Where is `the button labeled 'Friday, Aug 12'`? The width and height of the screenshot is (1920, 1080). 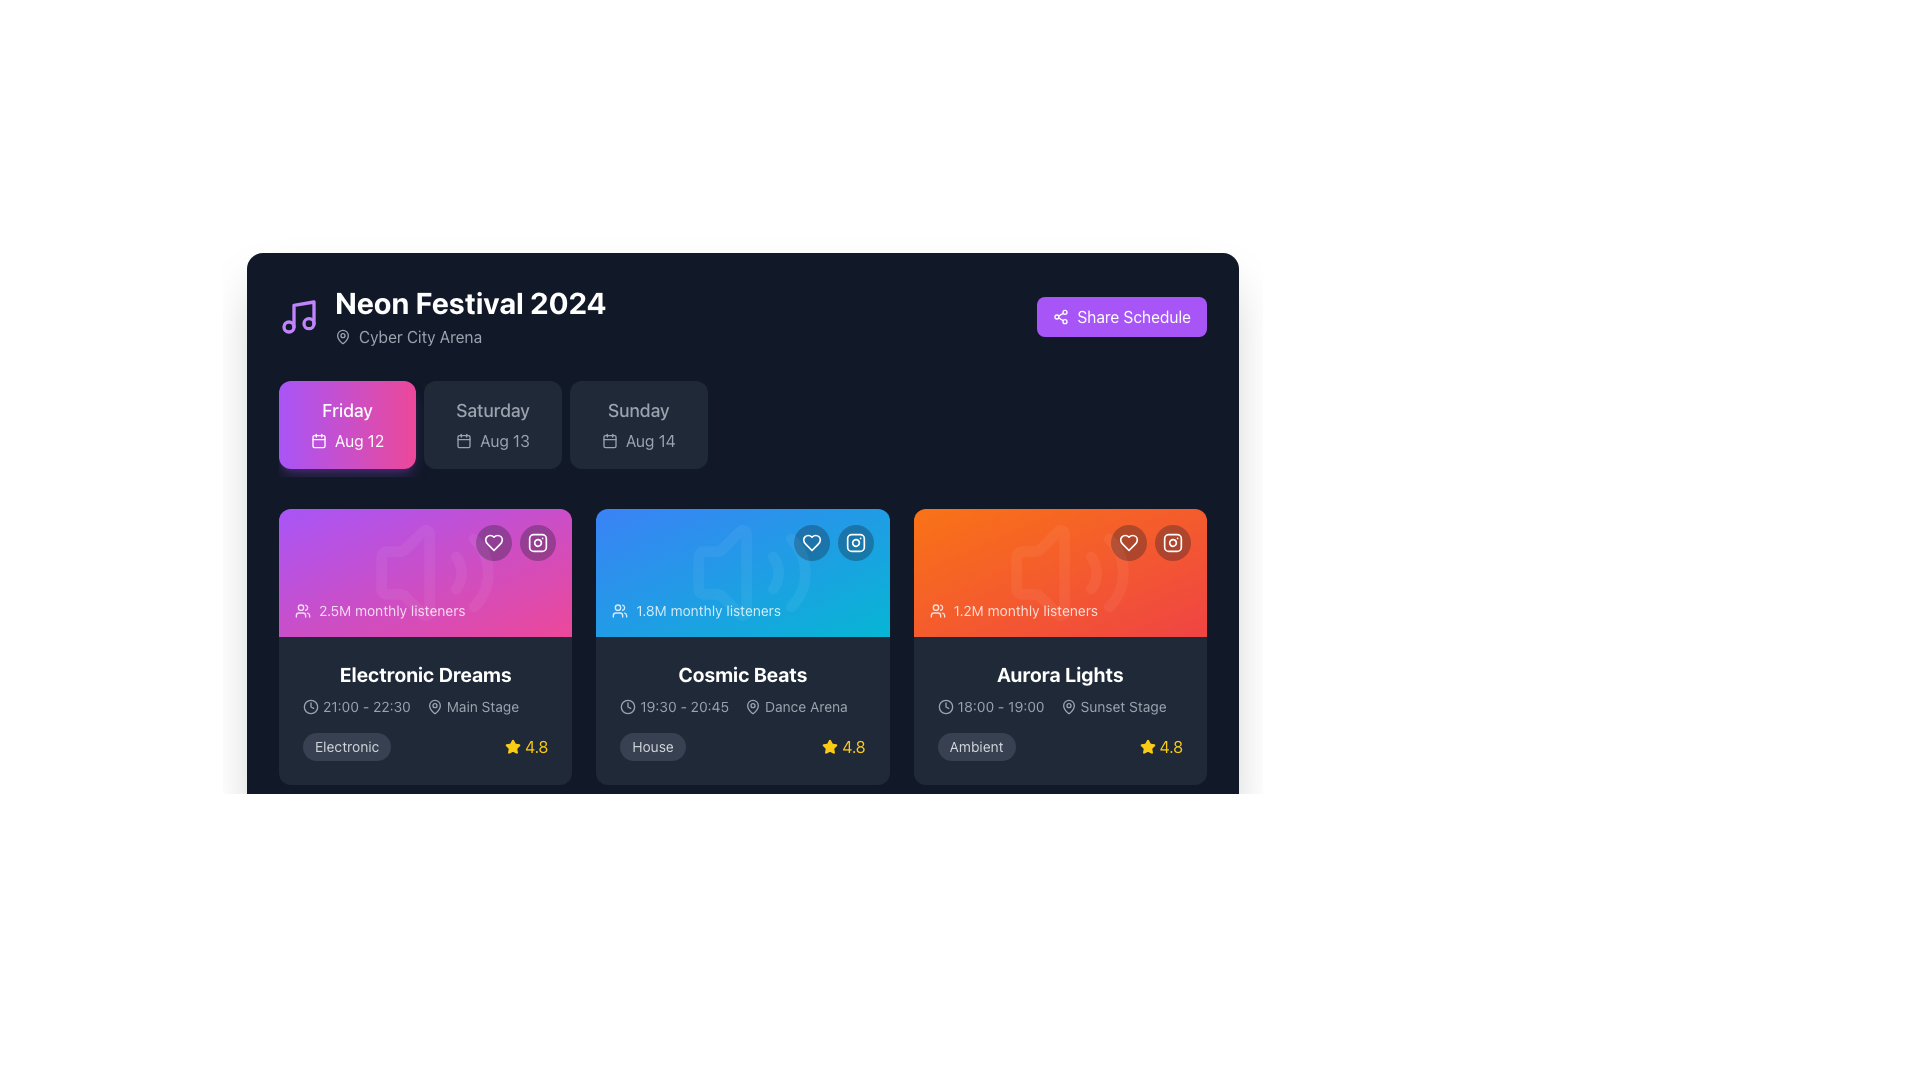 the button labeled 'Friday, Aug 12' is located at coordinates (347, 423).